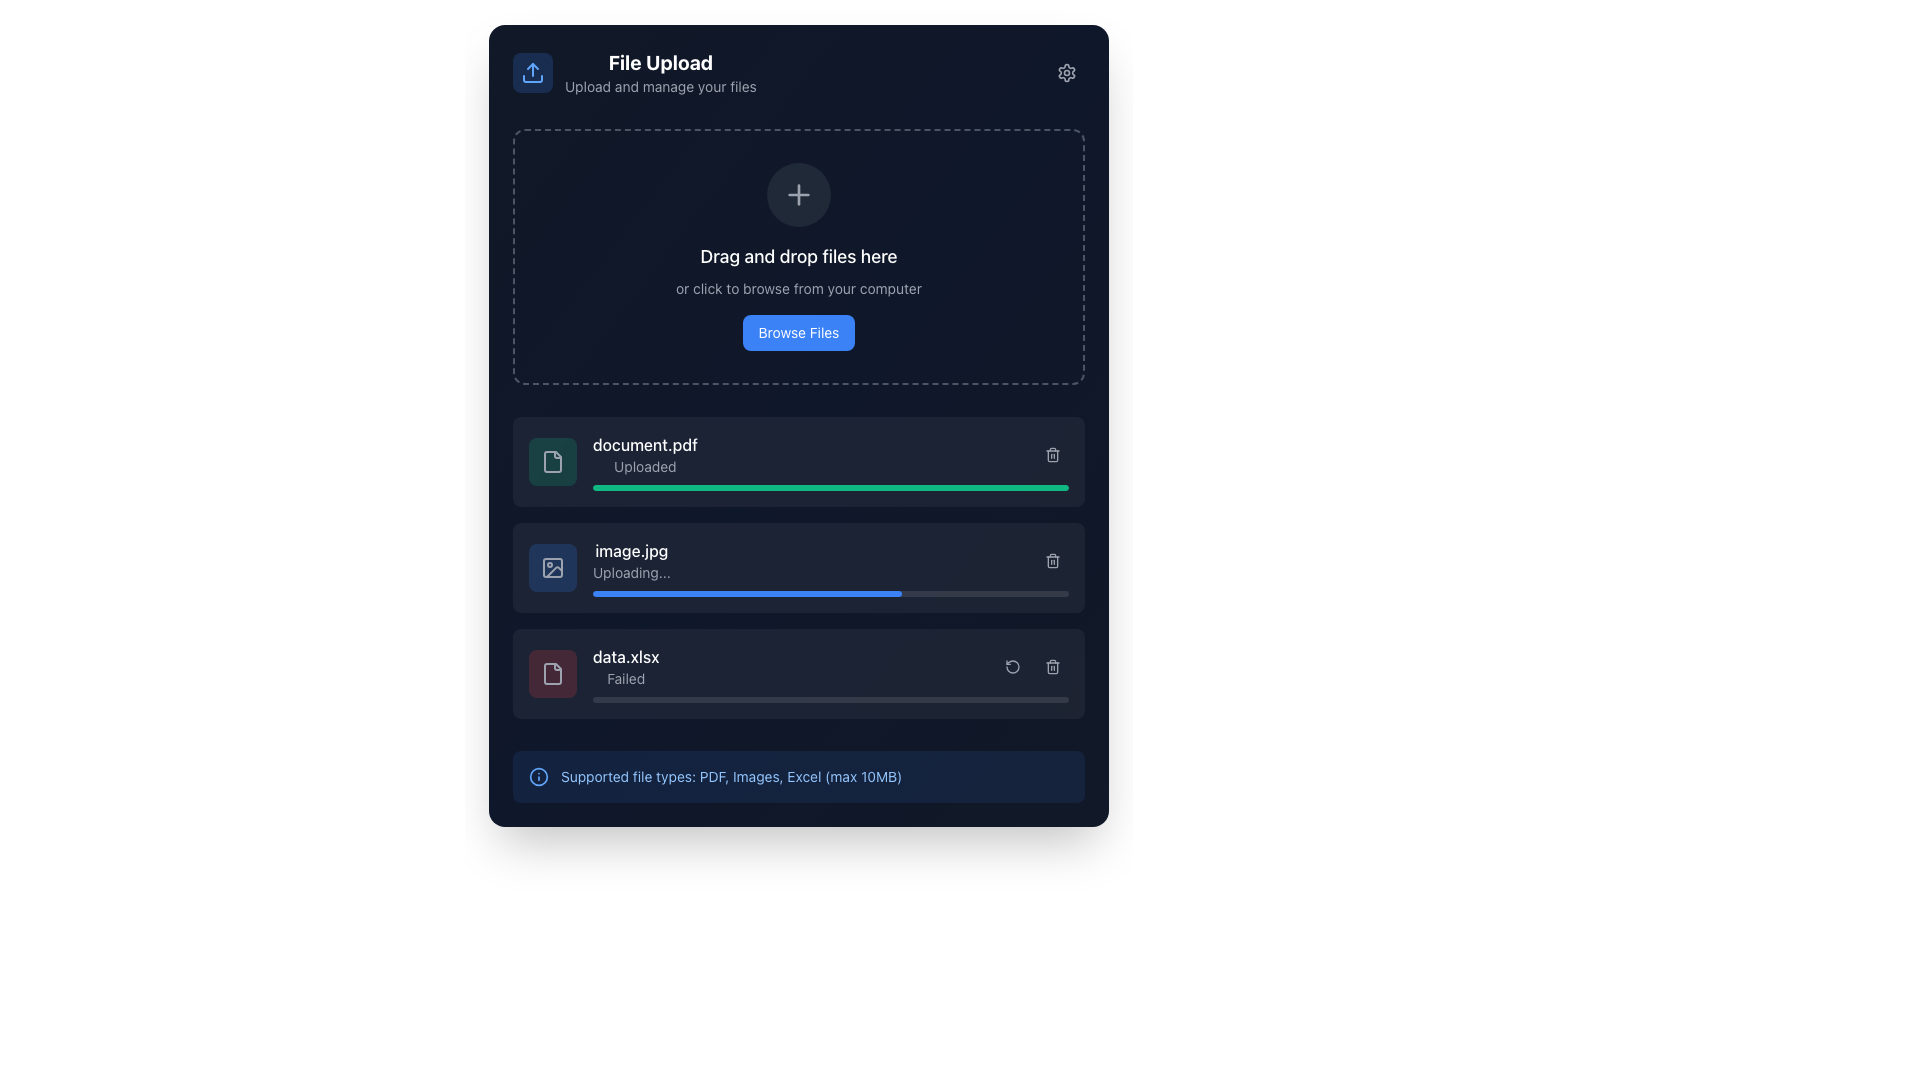  I want to click on the filename in the first row of the file listing section of the upload interface to preview or download the file, so click(645, 455).